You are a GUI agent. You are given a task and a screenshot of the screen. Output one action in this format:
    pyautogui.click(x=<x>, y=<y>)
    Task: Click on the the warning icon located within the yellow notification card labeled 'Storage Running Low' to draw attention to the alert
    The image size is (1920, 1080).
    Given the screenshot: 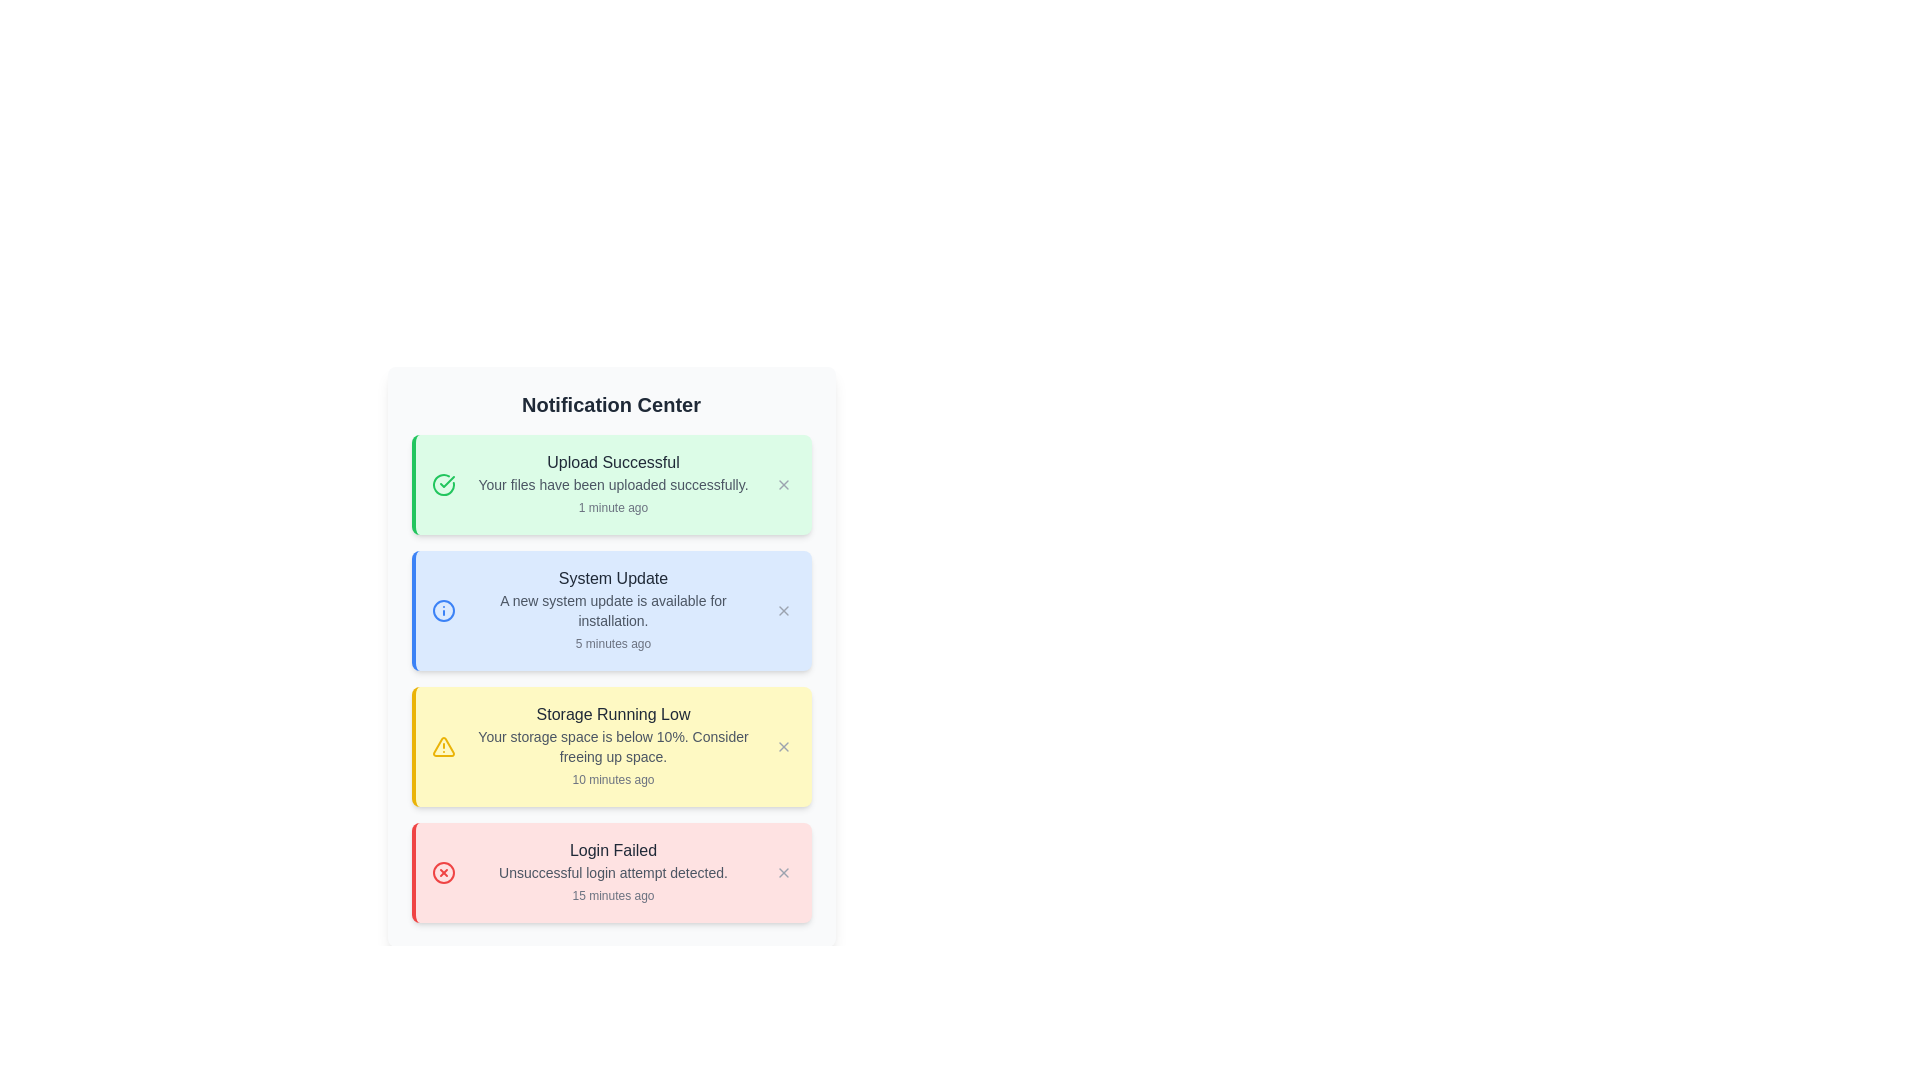 What is the action you would take?
    pyautogui.click(x=442, y=747)
    